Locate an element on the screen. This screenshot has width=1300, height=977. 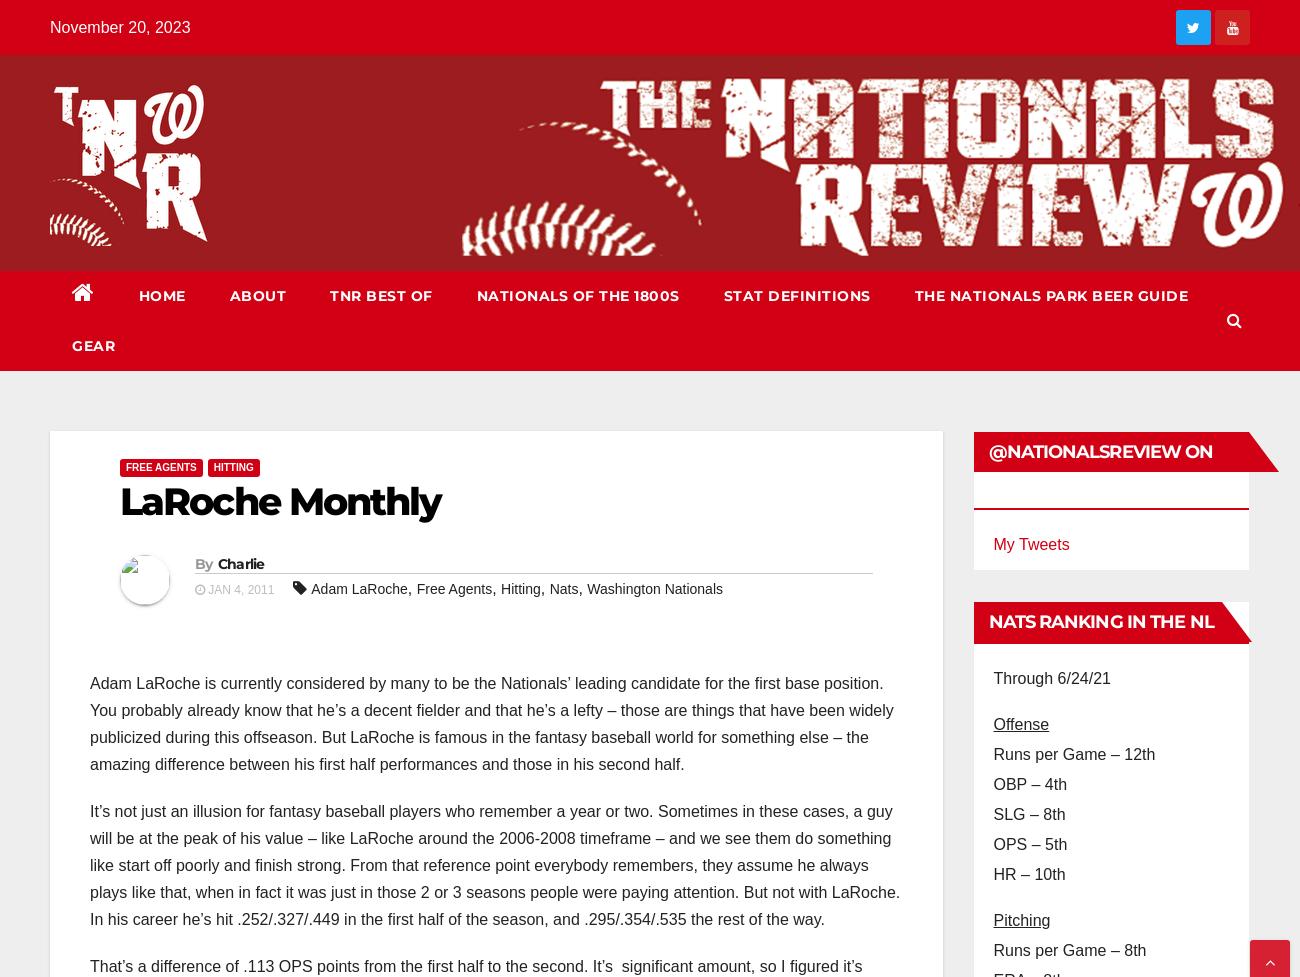
'Nats Ranking in the NL' is located at coordinates (1099, 620).